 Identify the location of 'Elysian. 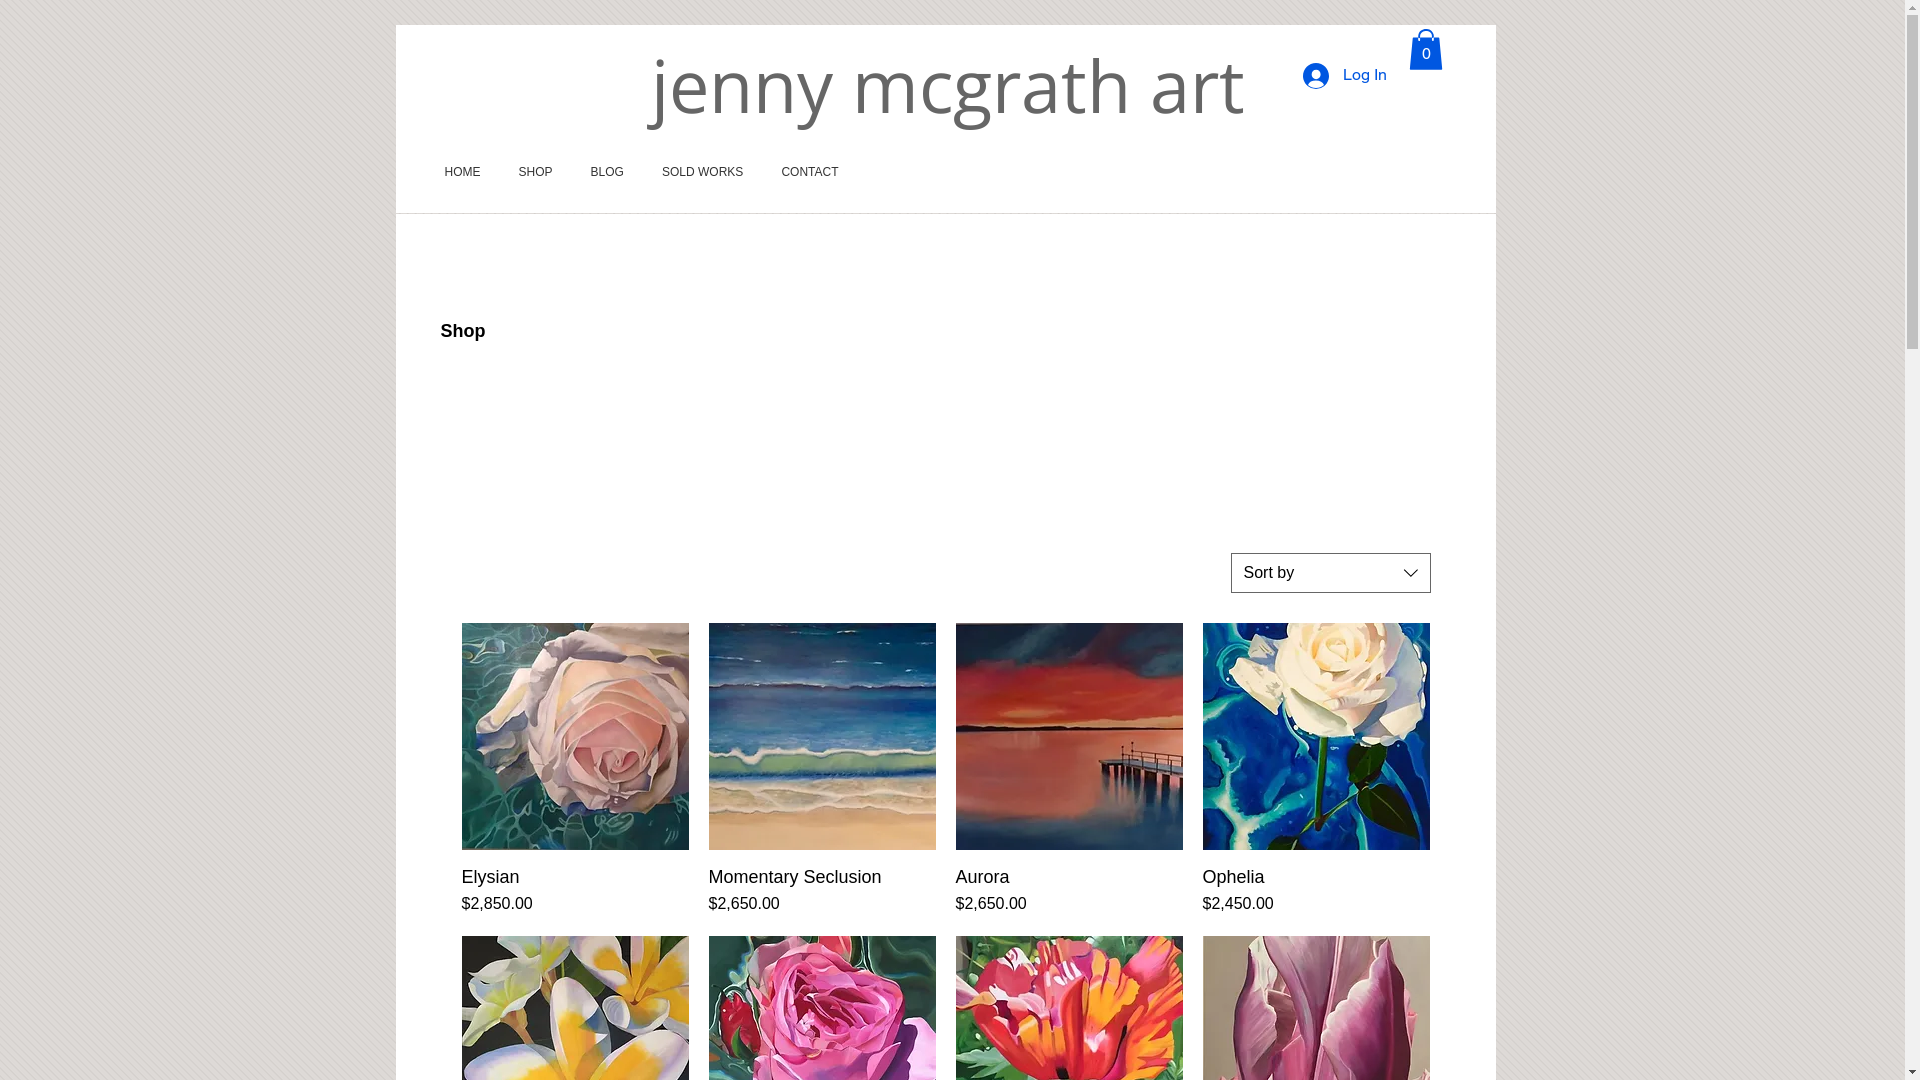
(574, 890).